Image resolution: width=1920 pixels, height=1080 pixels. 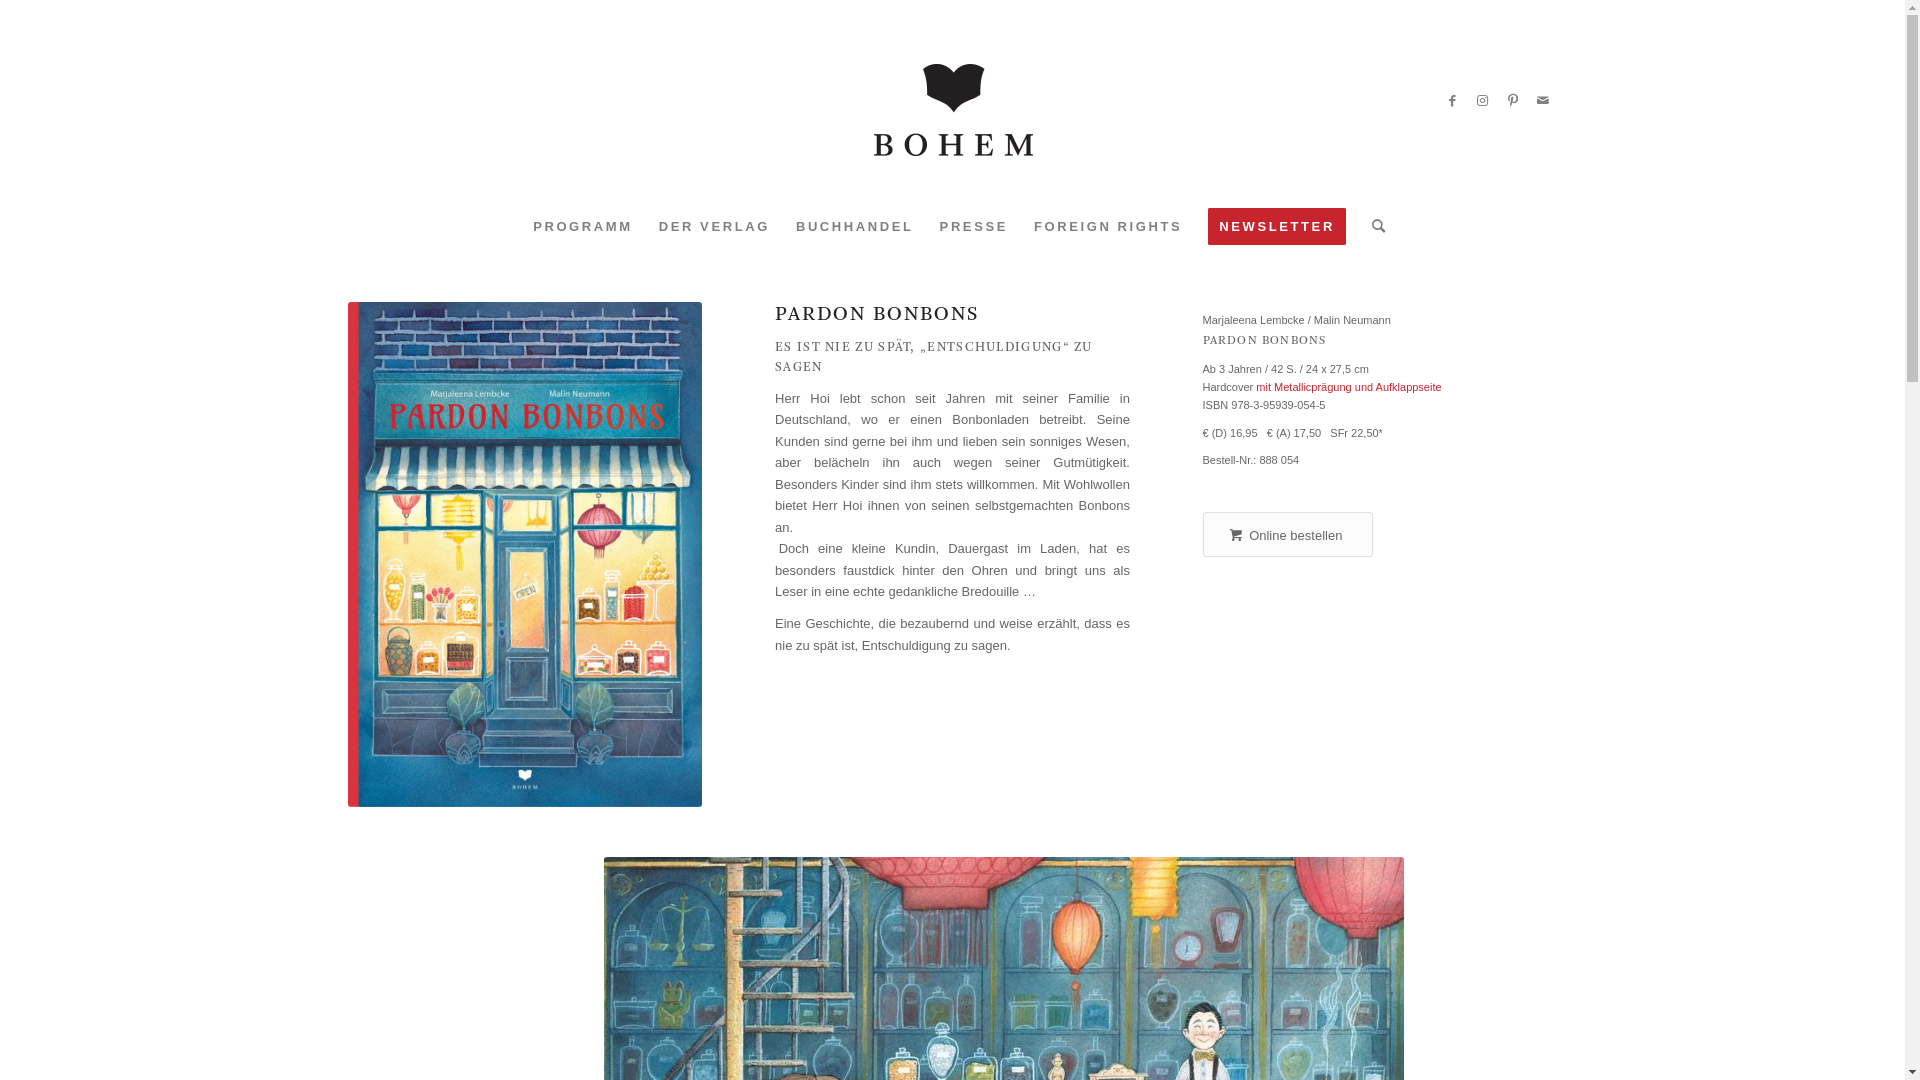 I want to click on 'FOREIGN RIGHTS', so click(x=1107, y=226).